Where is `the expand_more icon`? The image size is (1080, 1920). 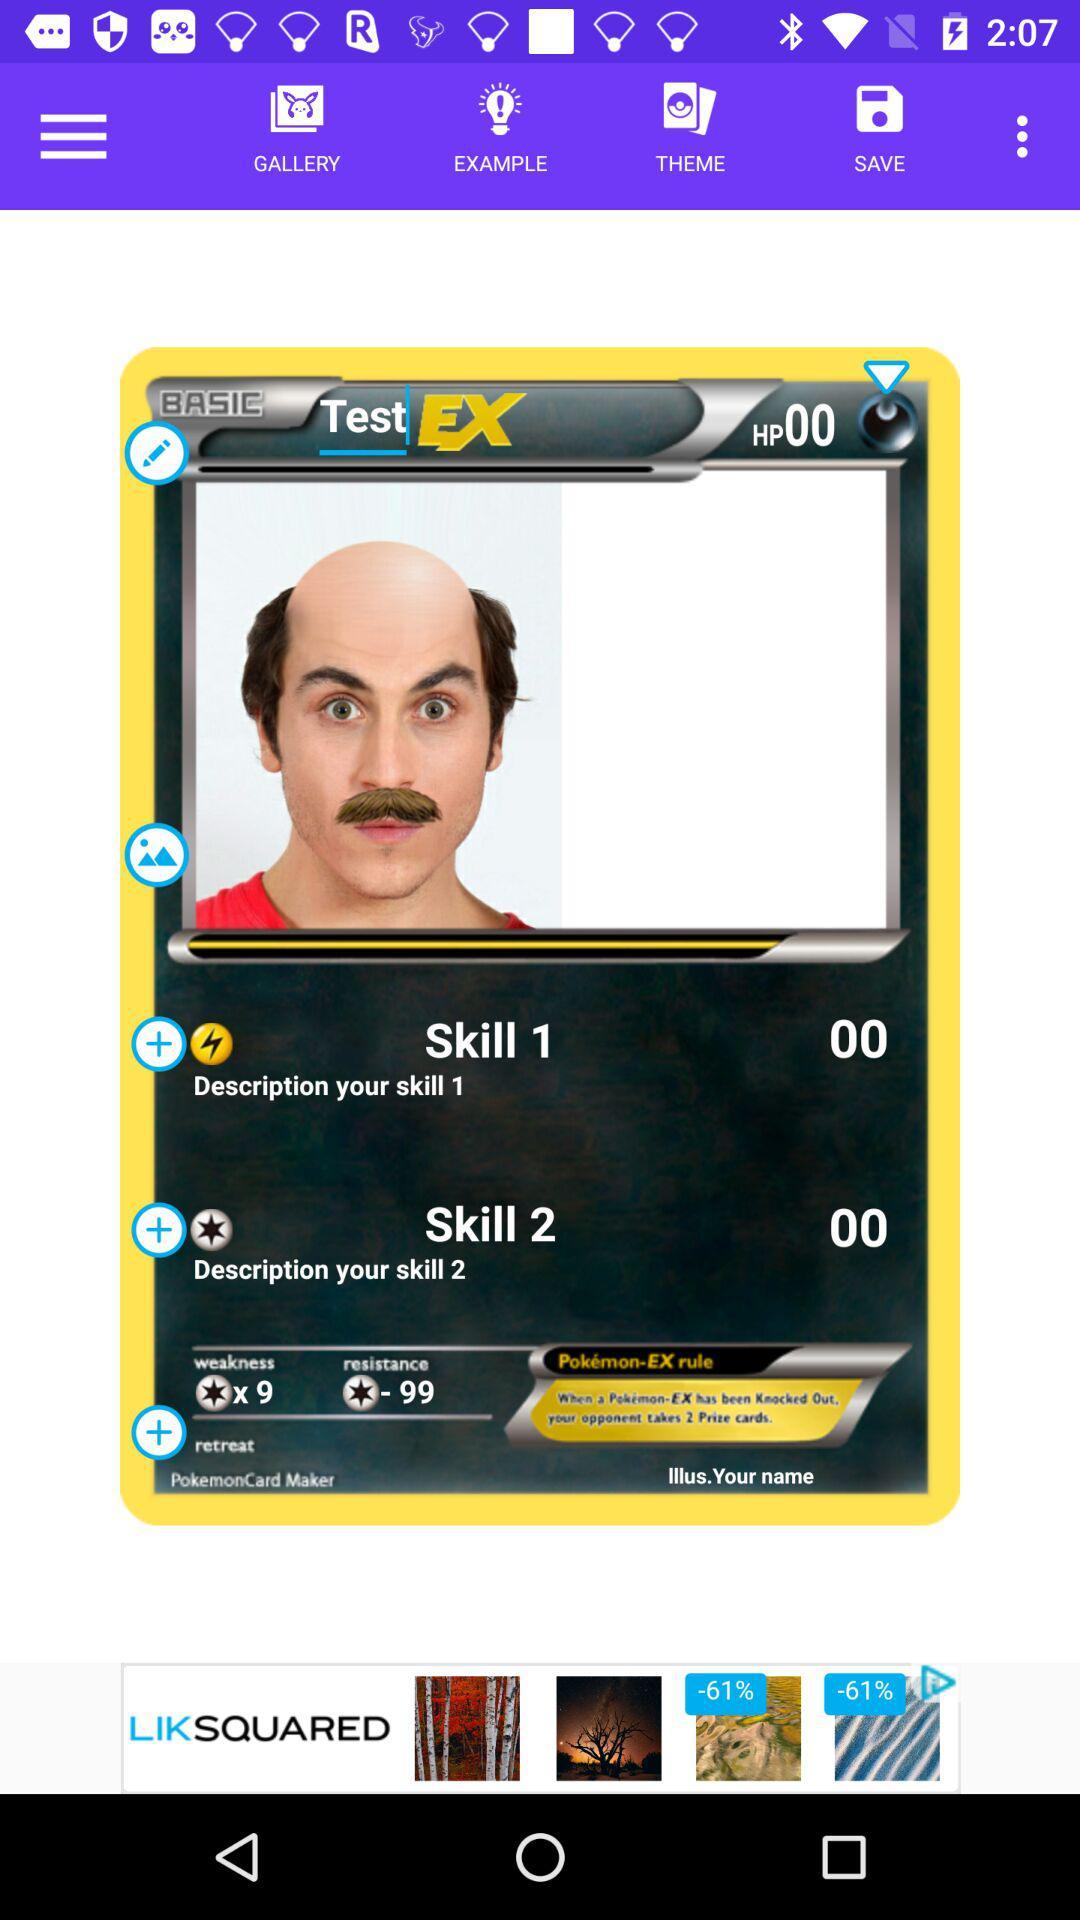
the expand_more icon is located at coordinates (885, 377).